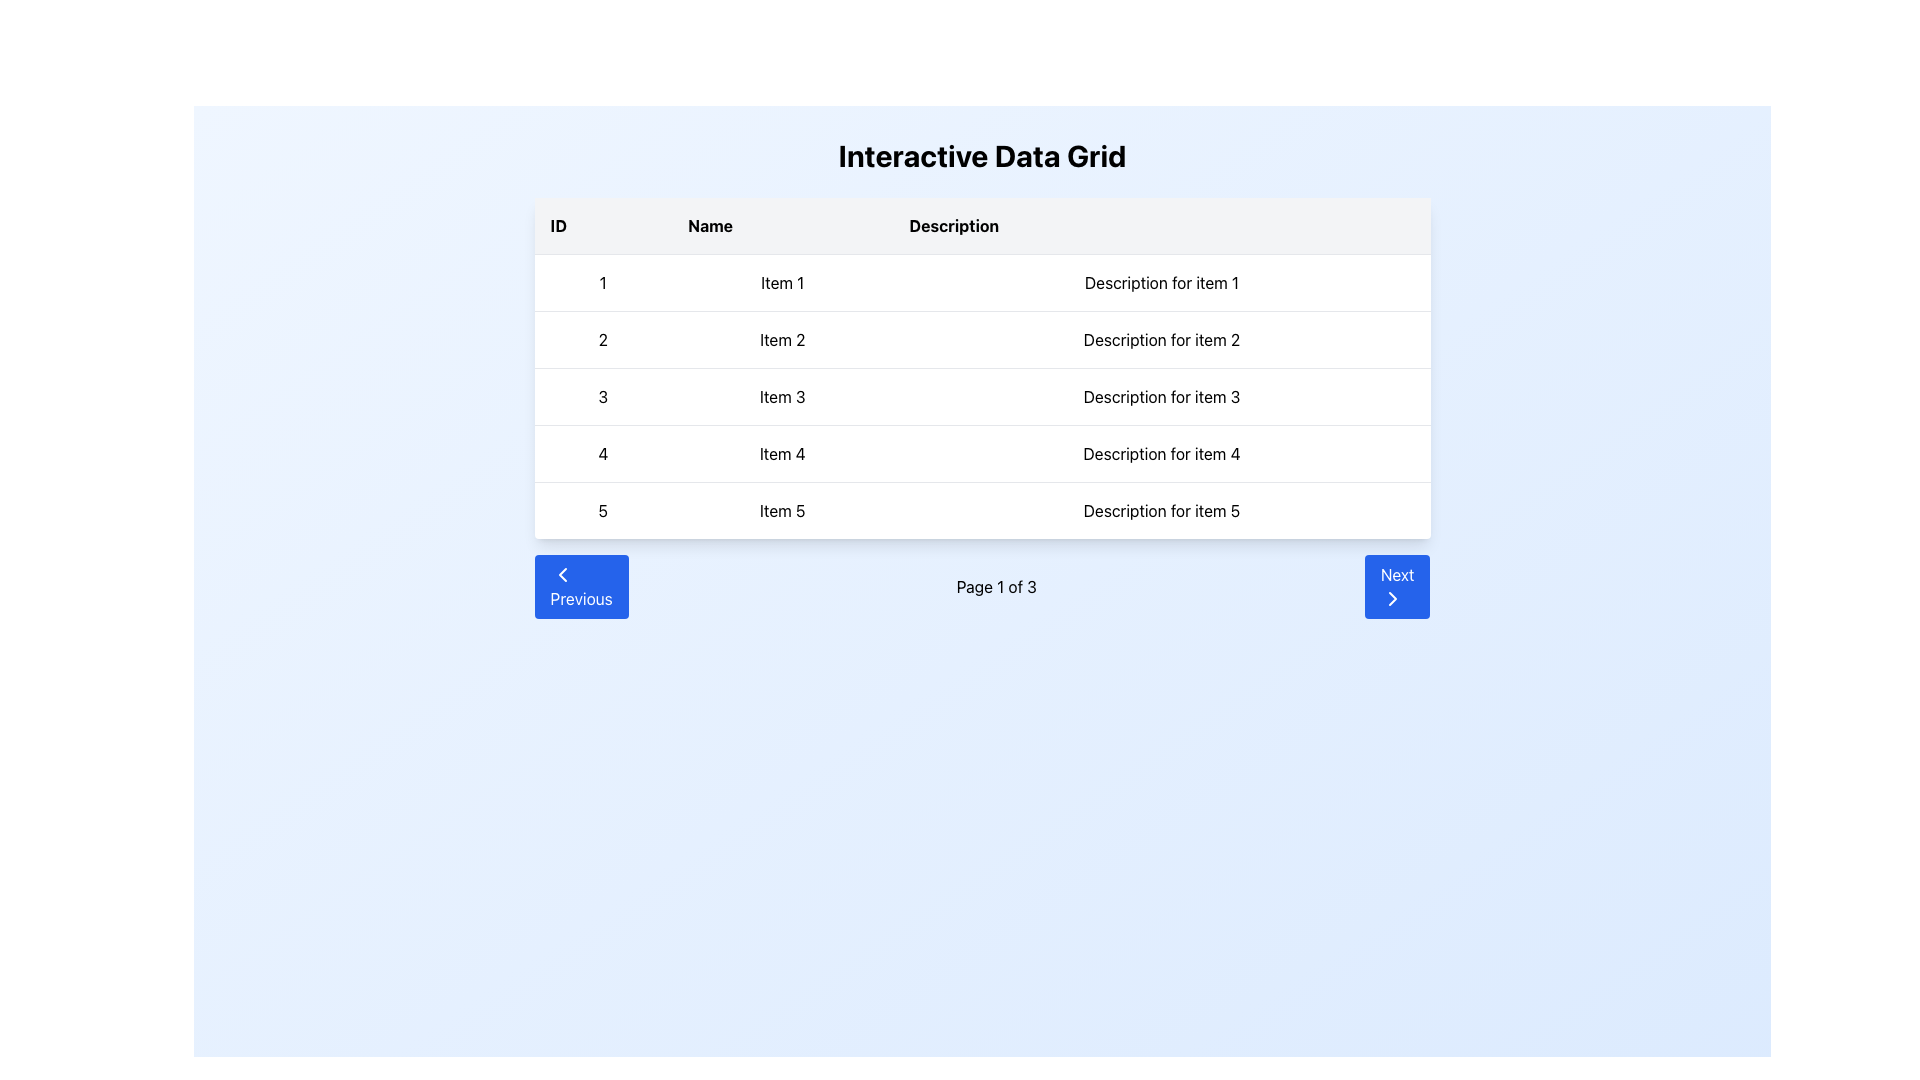  Describe the element at coordinates (602, 509) in the screenshot. I see `the static text element displaying the value '5', which is located in the first column of the bottom row of the data grid under the 'ID' header` at that location.